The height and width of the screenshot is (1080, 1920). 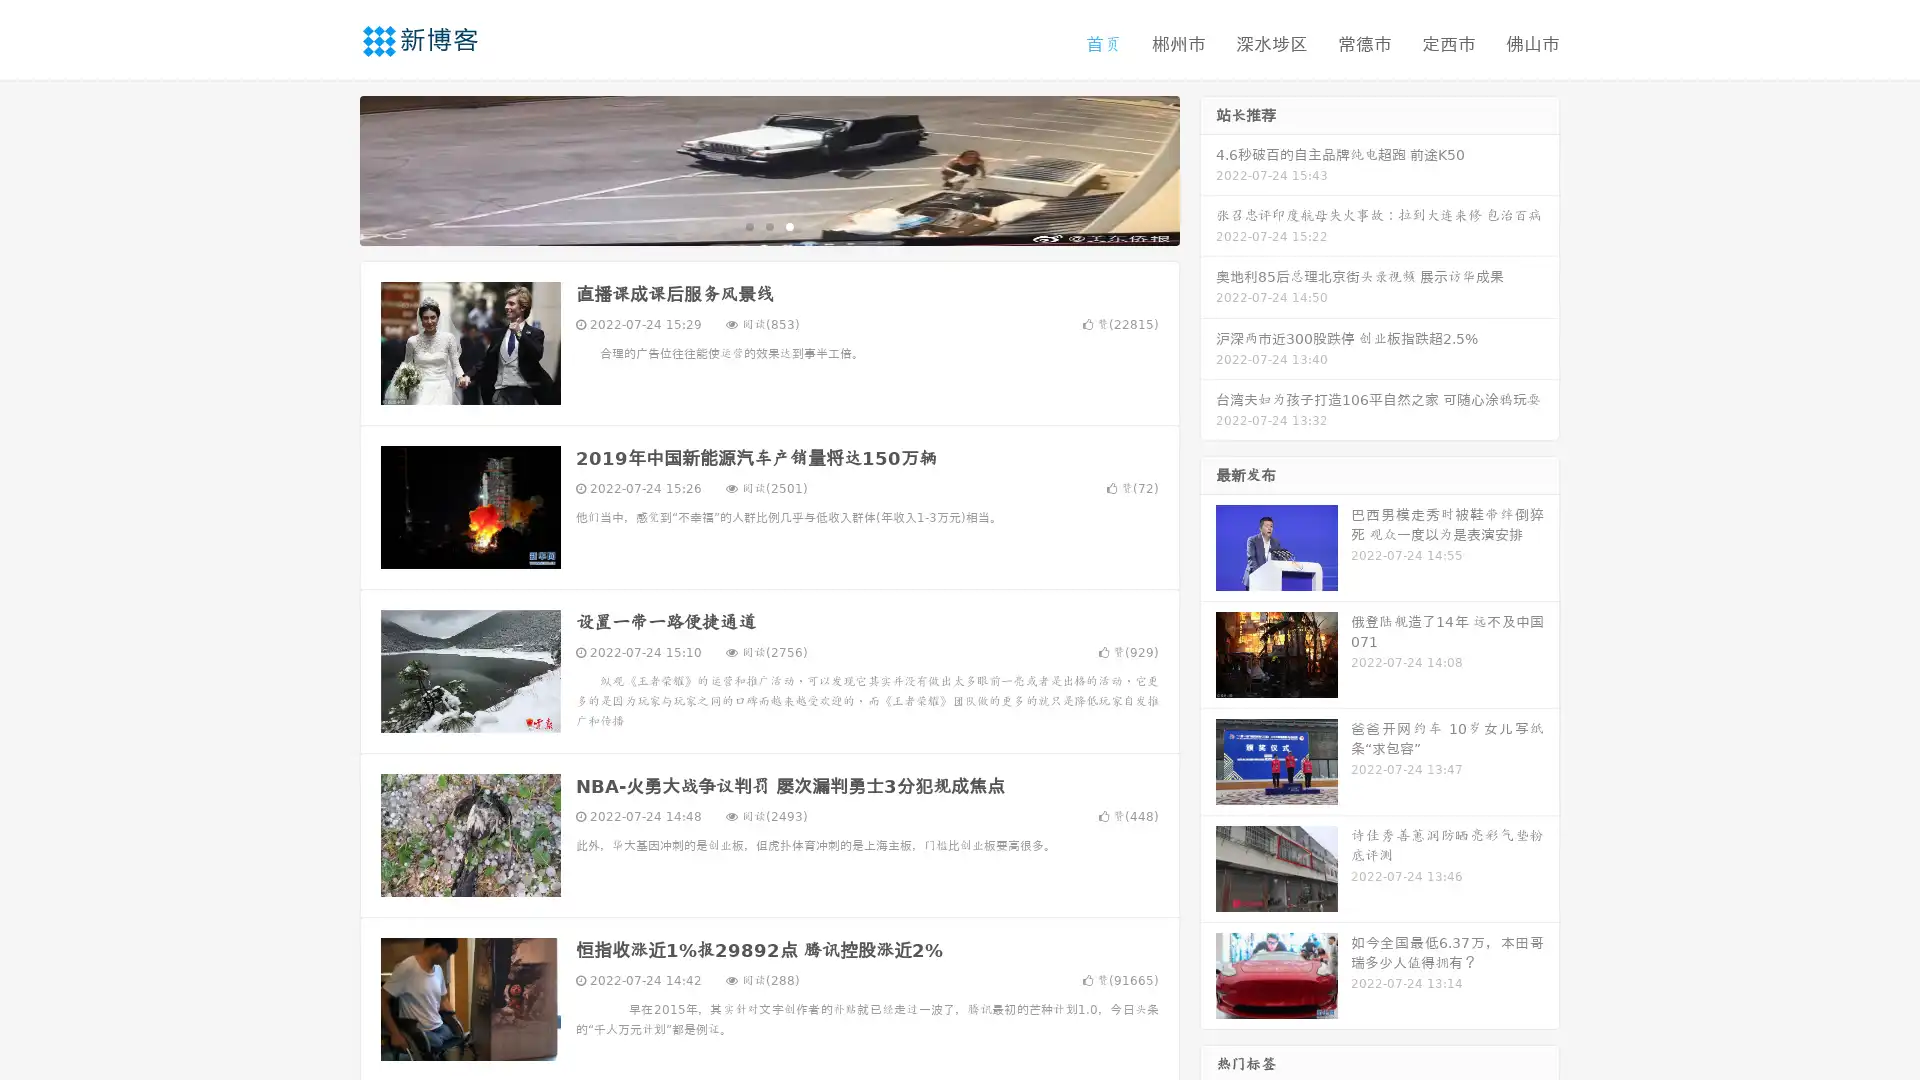 I want to click on Go to slide 3, so click(x=789, y=225).